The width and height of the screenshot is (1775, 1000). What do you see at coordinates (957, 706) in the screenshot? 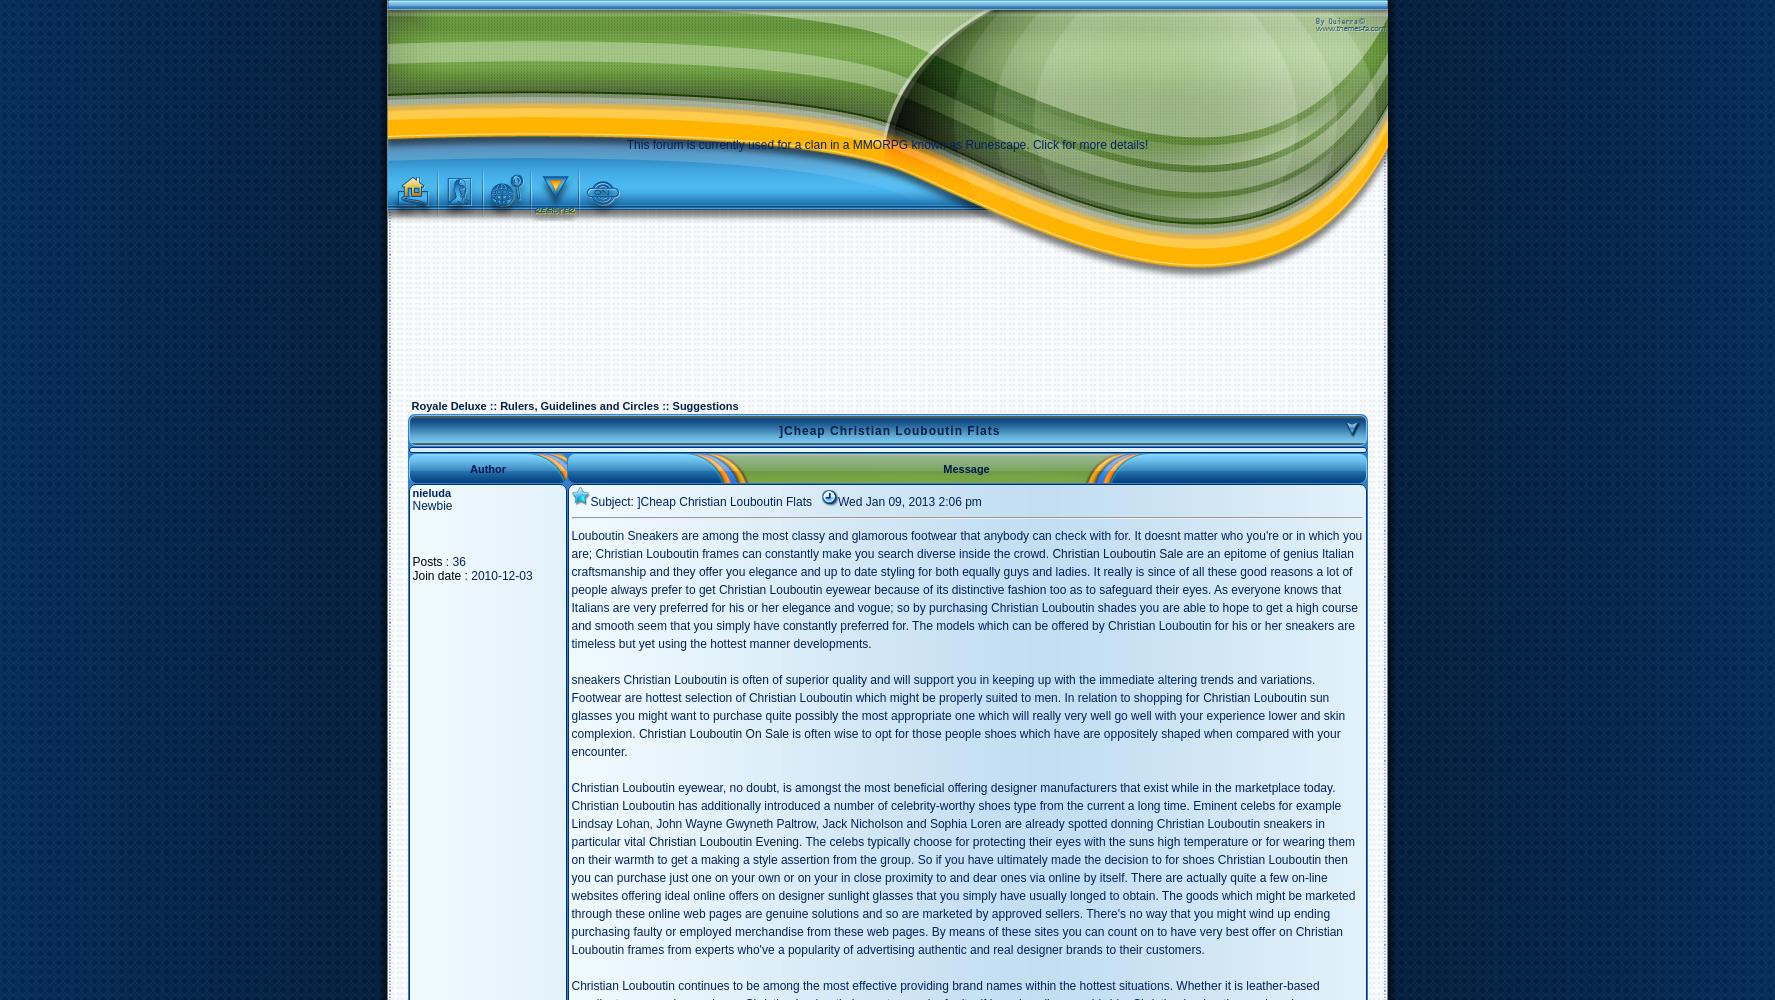
I see `'sneakers Christian Louboutin is often of superior quality and will support you in keeping up with the immediate altering trends and variations. Footwear are hottest selection of Christian Louboutin which might be properly suited to men. In relation to shopping for Christian Louboutin sun glasses you might want to purchase quite possibly the most appropriate one which will really very well go well with your experience lower and skin complexion.'` at bounding box center [957, 706].